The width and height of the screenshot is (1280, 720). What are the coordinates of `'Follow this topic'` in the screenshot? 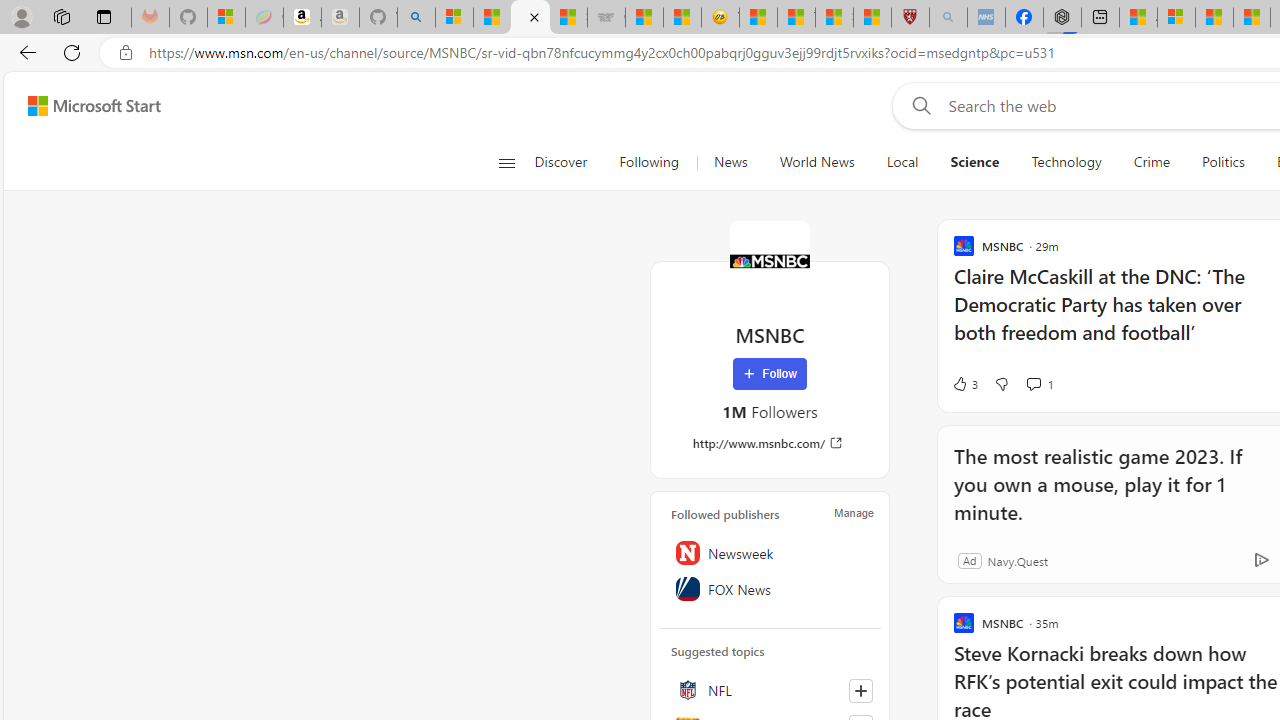 It's located at (860, 689).